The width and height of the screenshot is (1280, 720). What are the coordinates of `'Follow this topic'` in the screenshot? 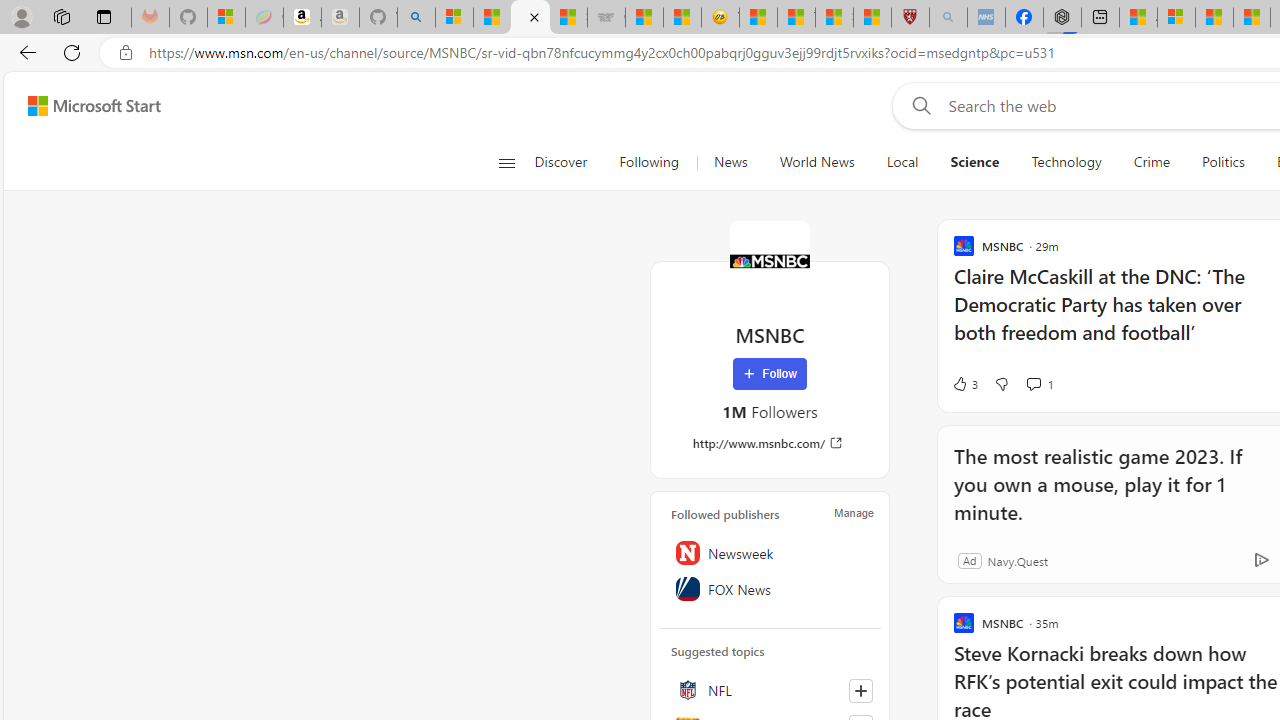 It's located at (860, 689).